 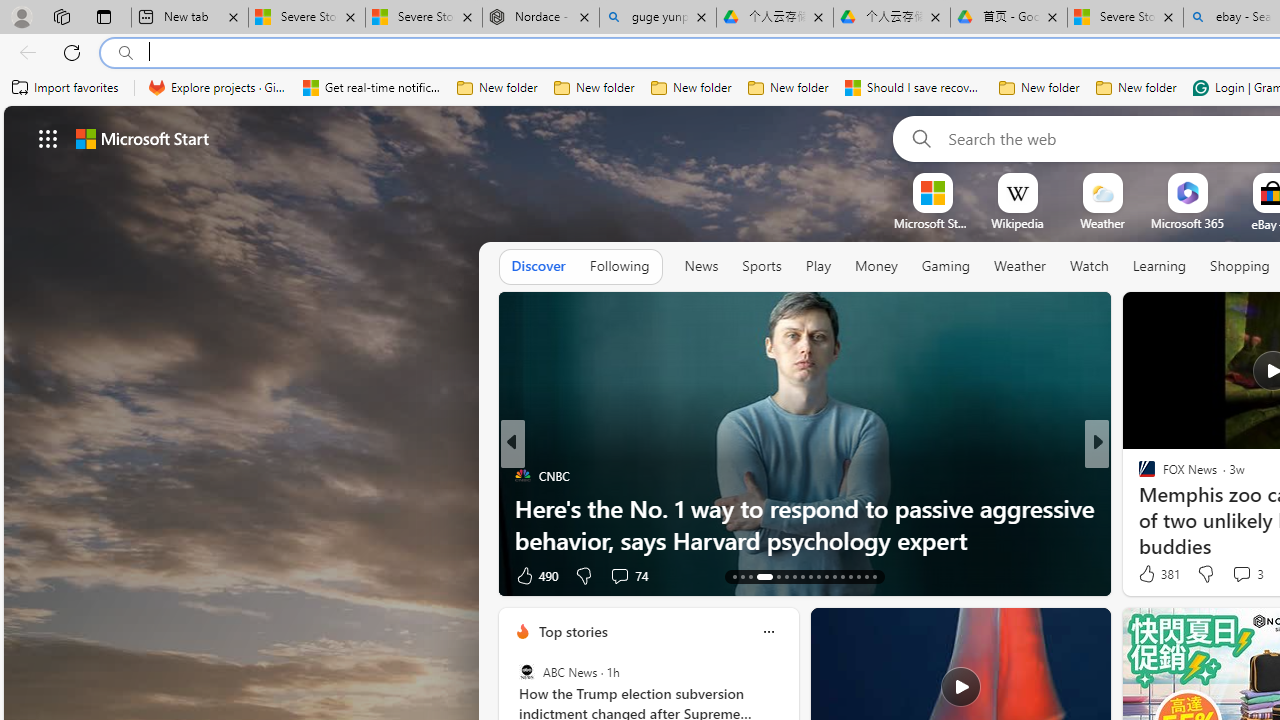 What do you see at coordinates (842, 577) in the screenshot?
I see `'AutomationID: tab-25'` at bounding box center [842, 577].